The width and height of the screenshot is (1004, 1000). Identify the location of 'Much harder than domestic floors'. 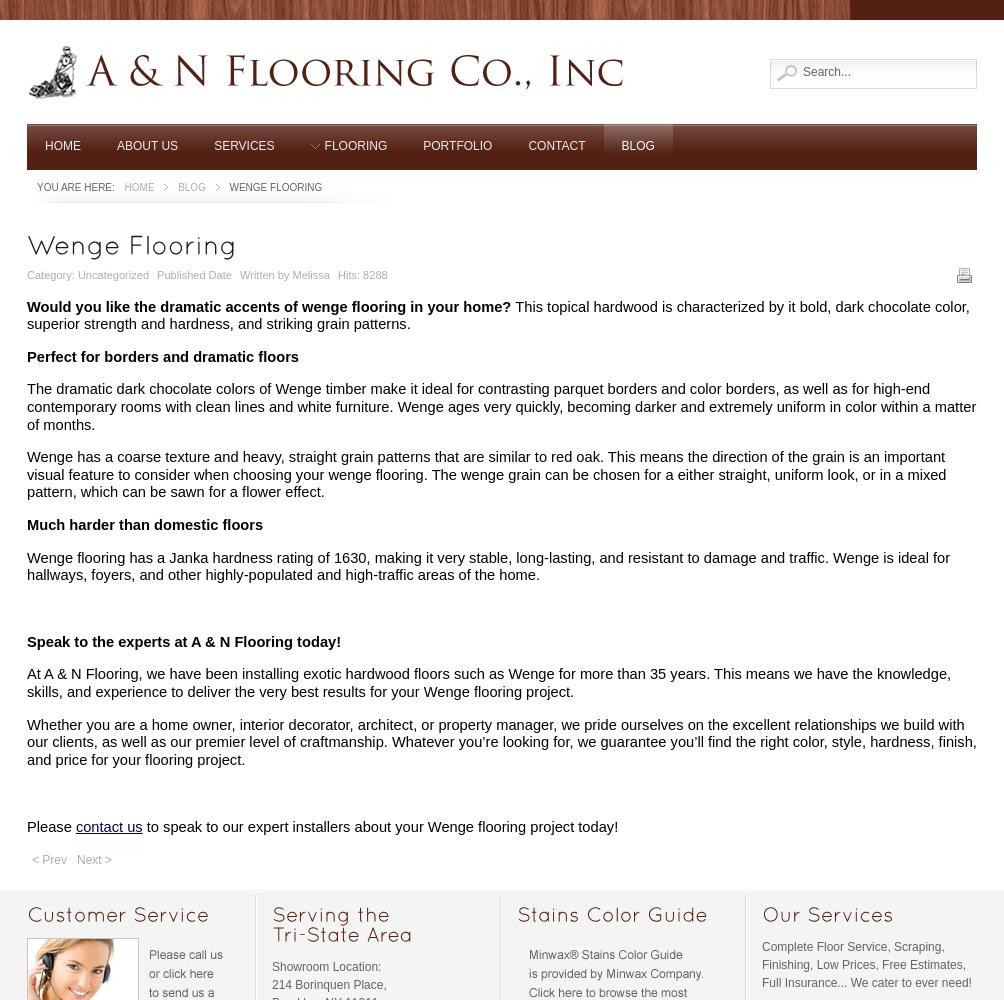
(145, 524).